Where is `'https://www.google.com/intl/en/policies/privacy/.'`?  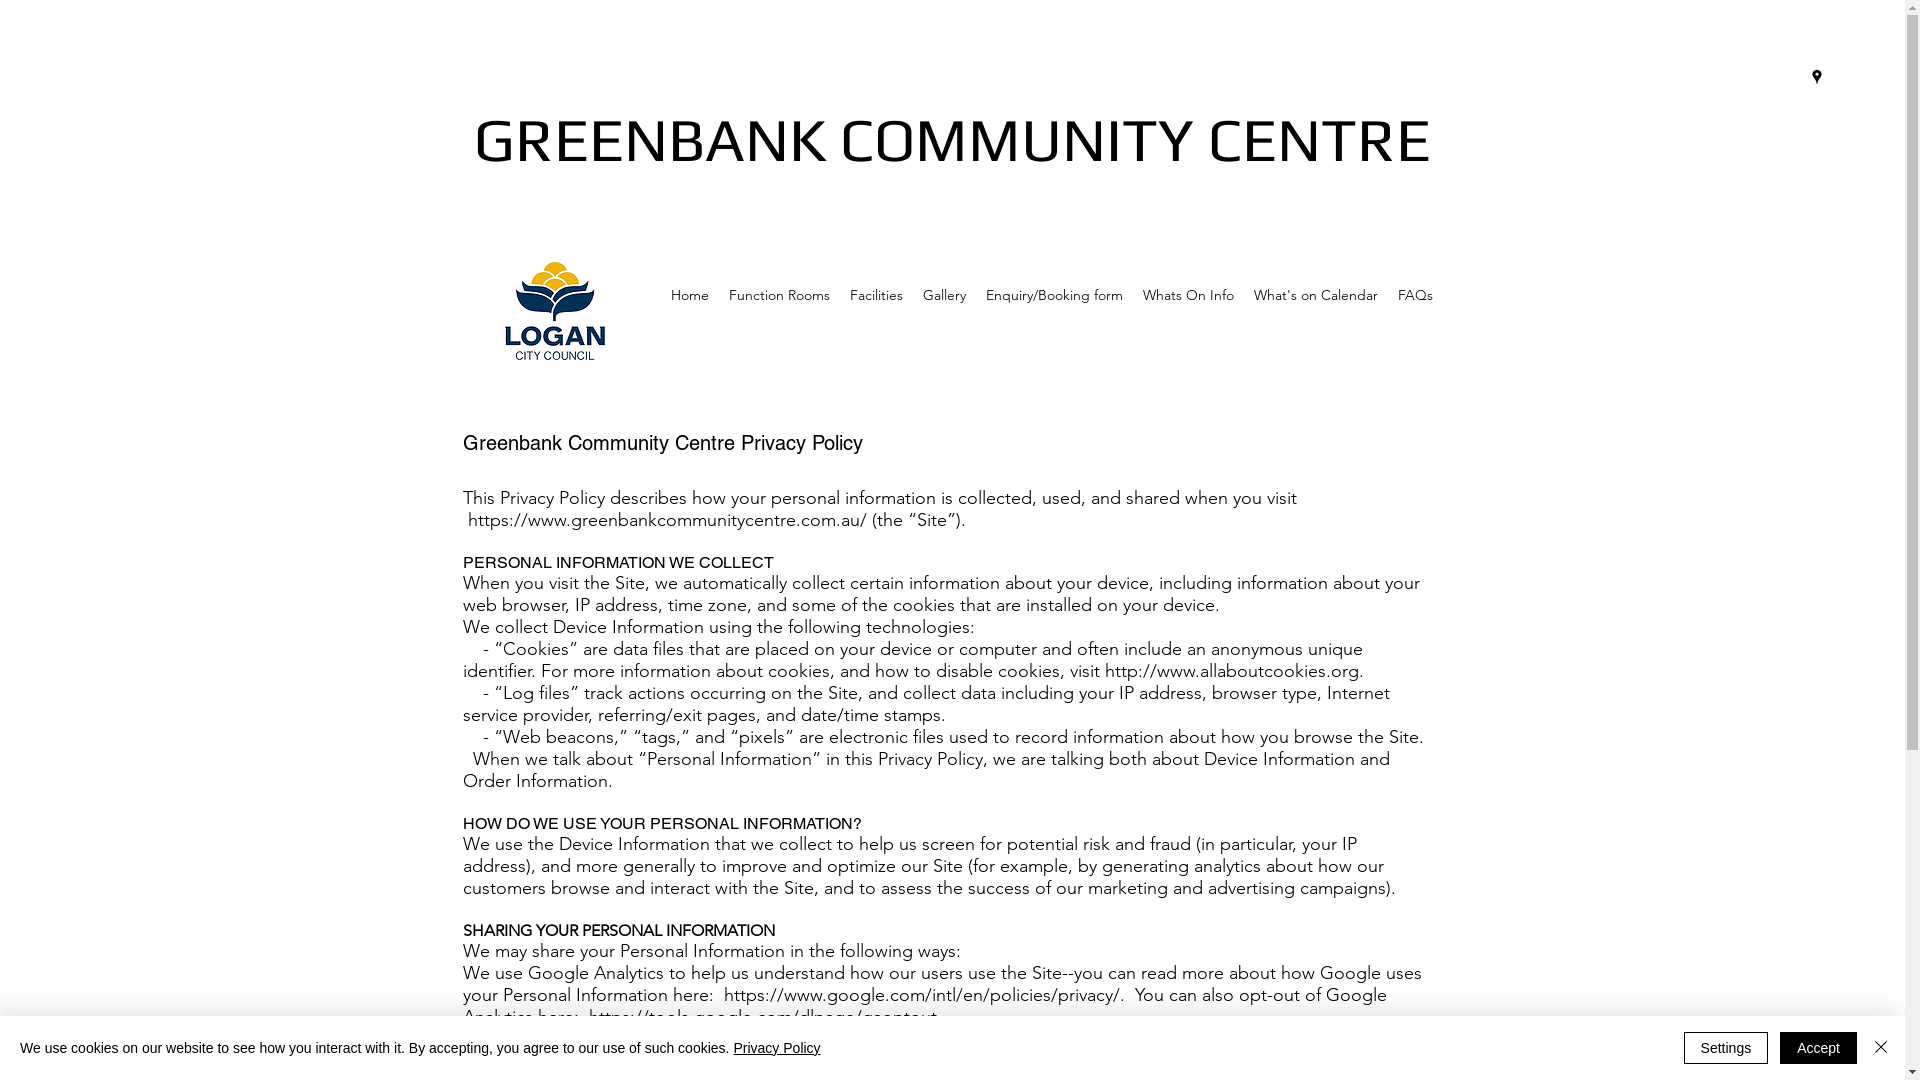 'https://www.google.com/intl/en/policies/privacy/.' is located at coordinates (923, 995).